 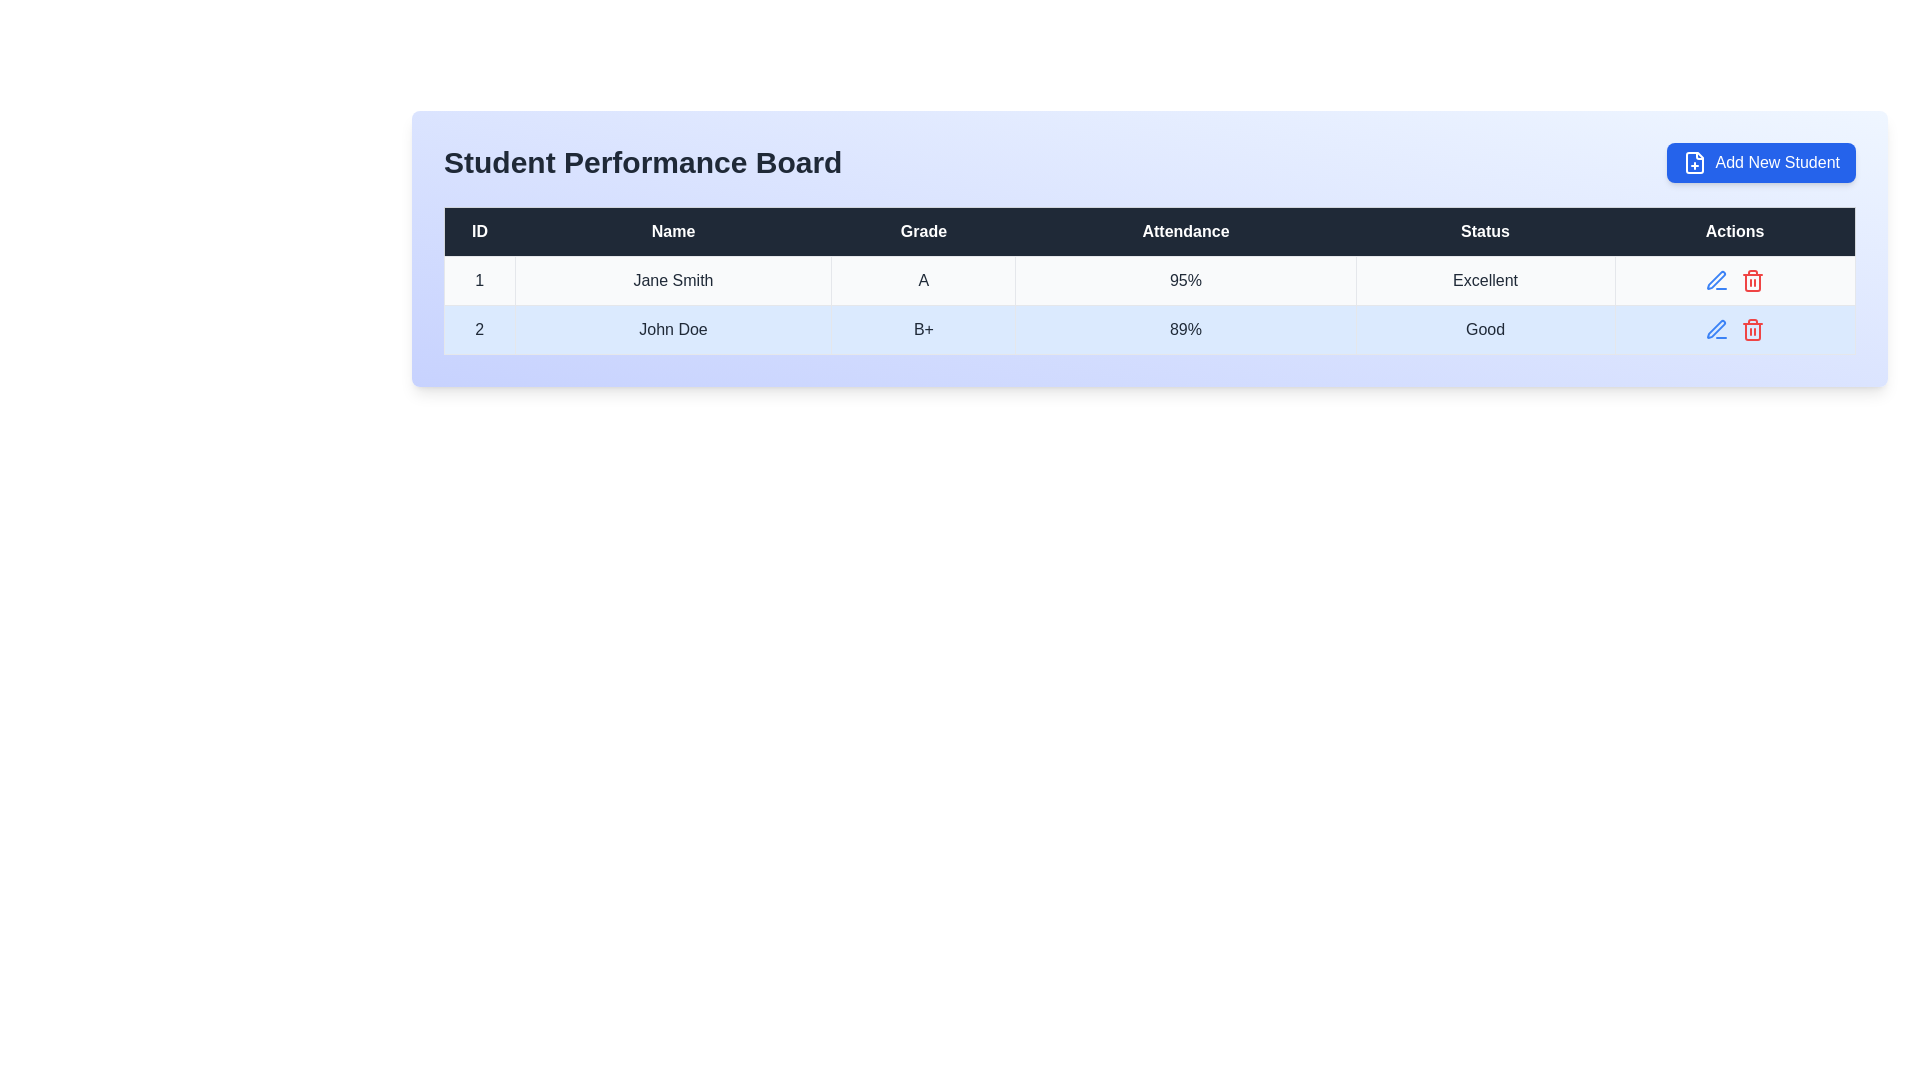 What do you see at coordinates (1715, 328) in the screenshot?
I see `the blue pen icon located in the 'Actions' column of the second row` at bounding box center [1715, 328].